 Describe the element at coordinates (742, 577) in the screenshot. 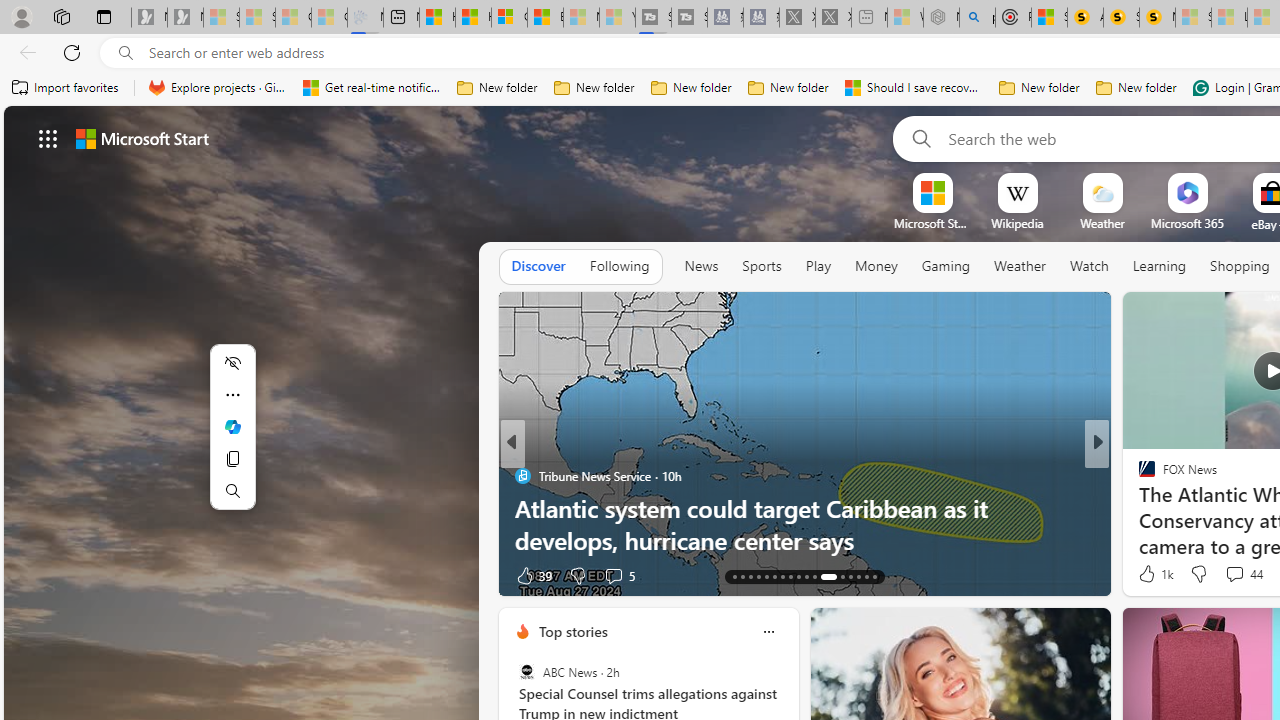

I see `'AutomationID: tab-14'` at that location.